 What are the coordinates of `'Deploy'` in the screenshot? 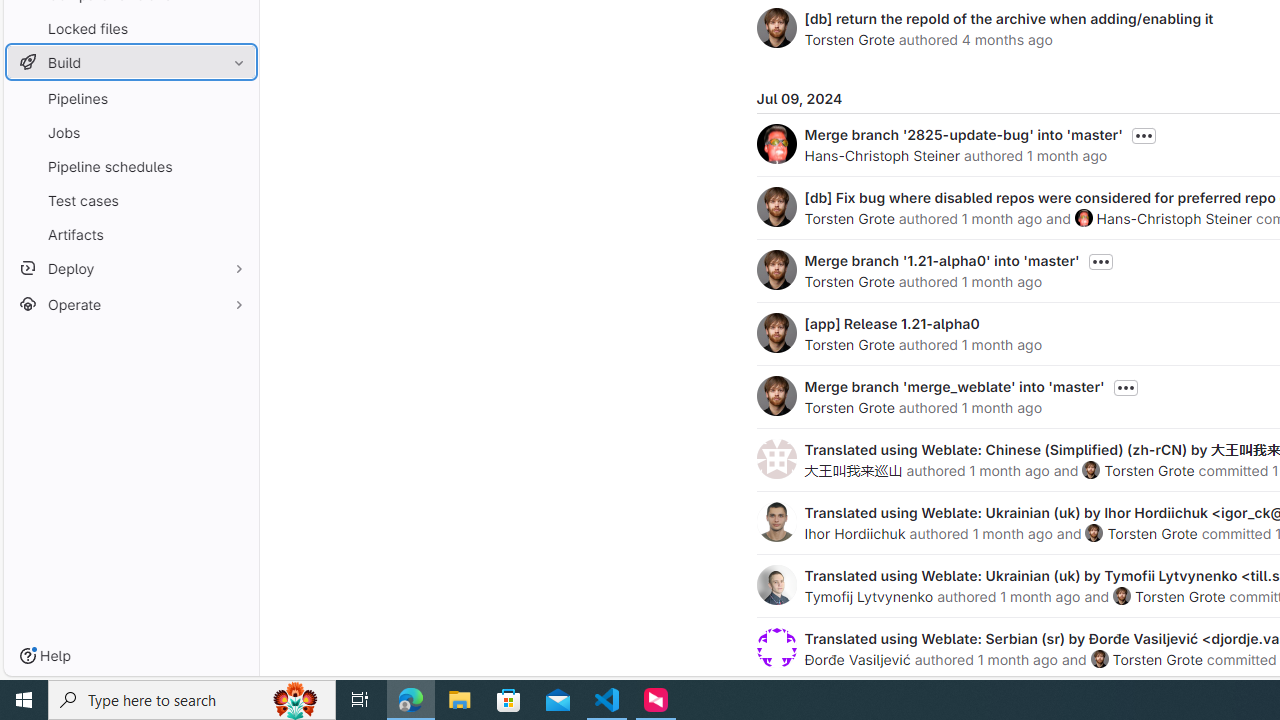 It's located at (130, 267).